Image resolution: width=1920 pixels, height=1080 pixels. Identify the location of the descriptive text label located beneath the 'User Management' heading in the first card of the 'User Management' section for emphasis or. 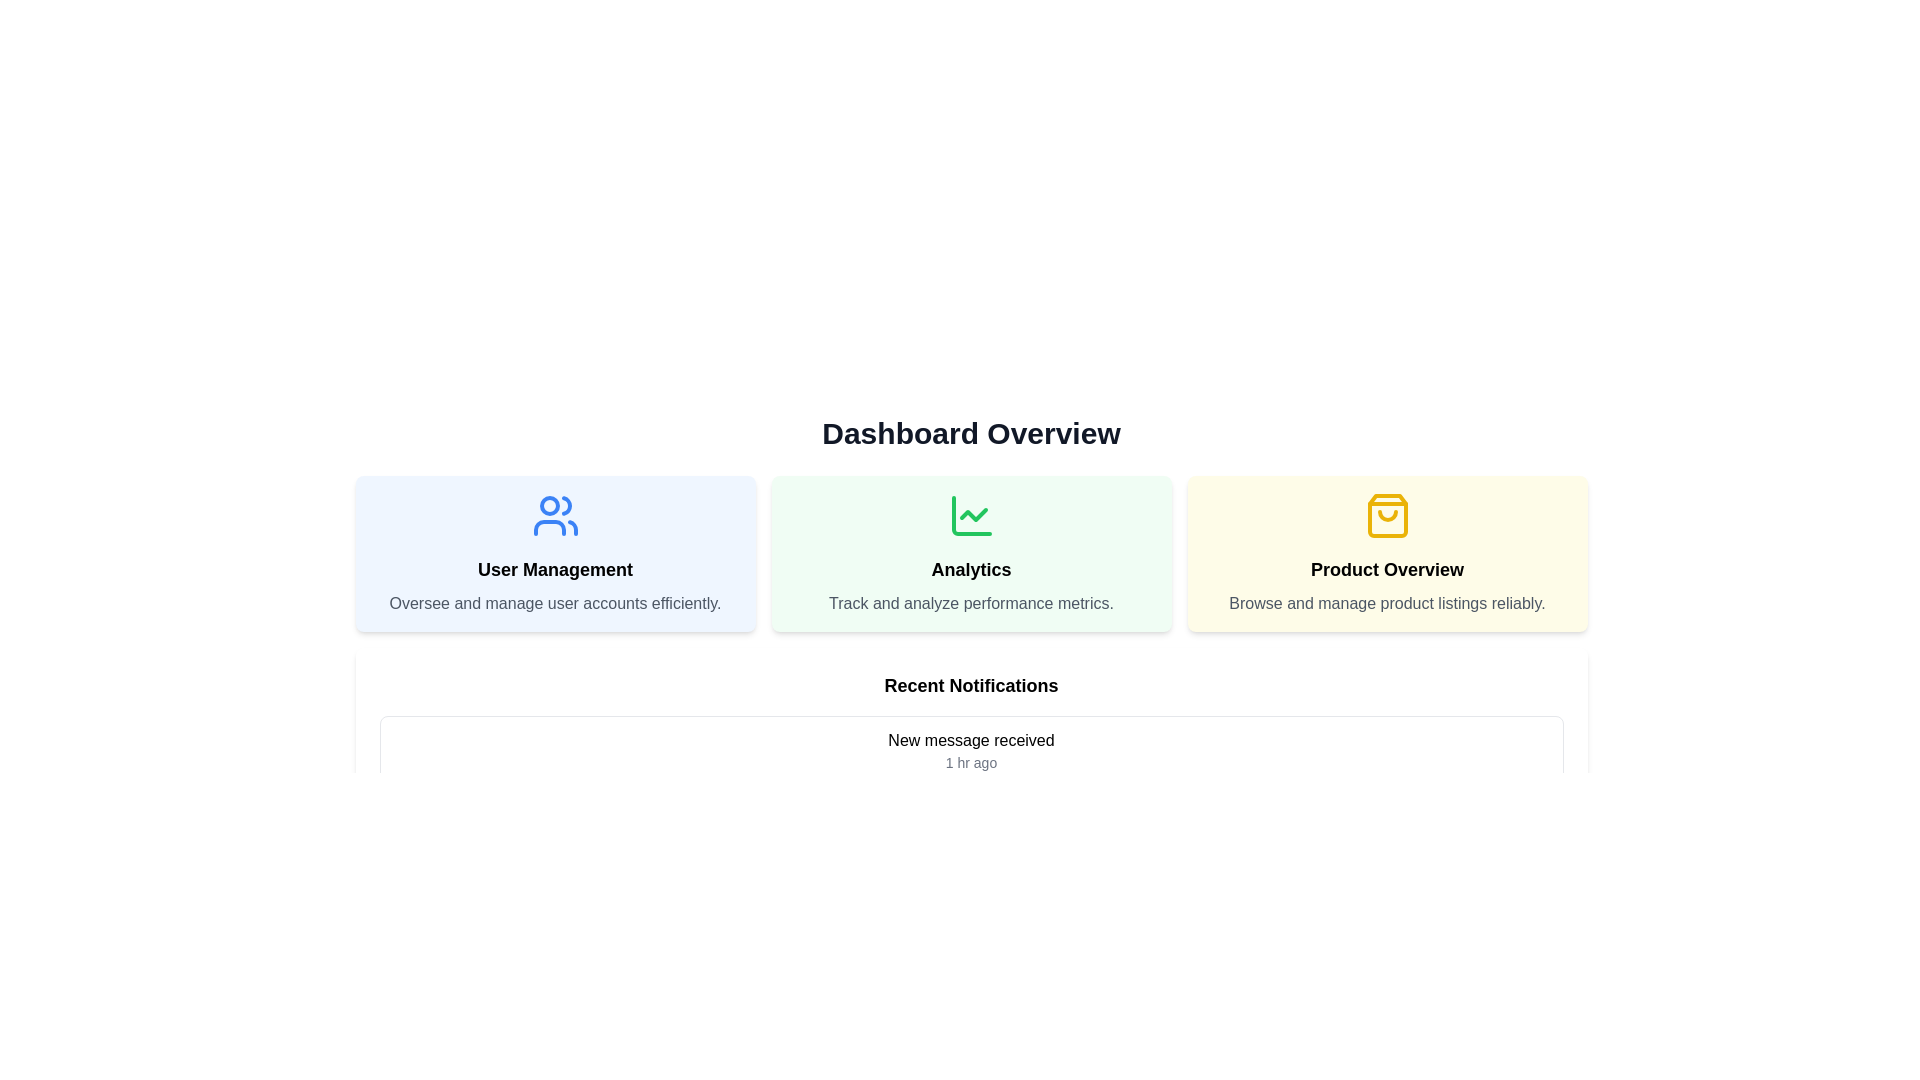
(555, 603).